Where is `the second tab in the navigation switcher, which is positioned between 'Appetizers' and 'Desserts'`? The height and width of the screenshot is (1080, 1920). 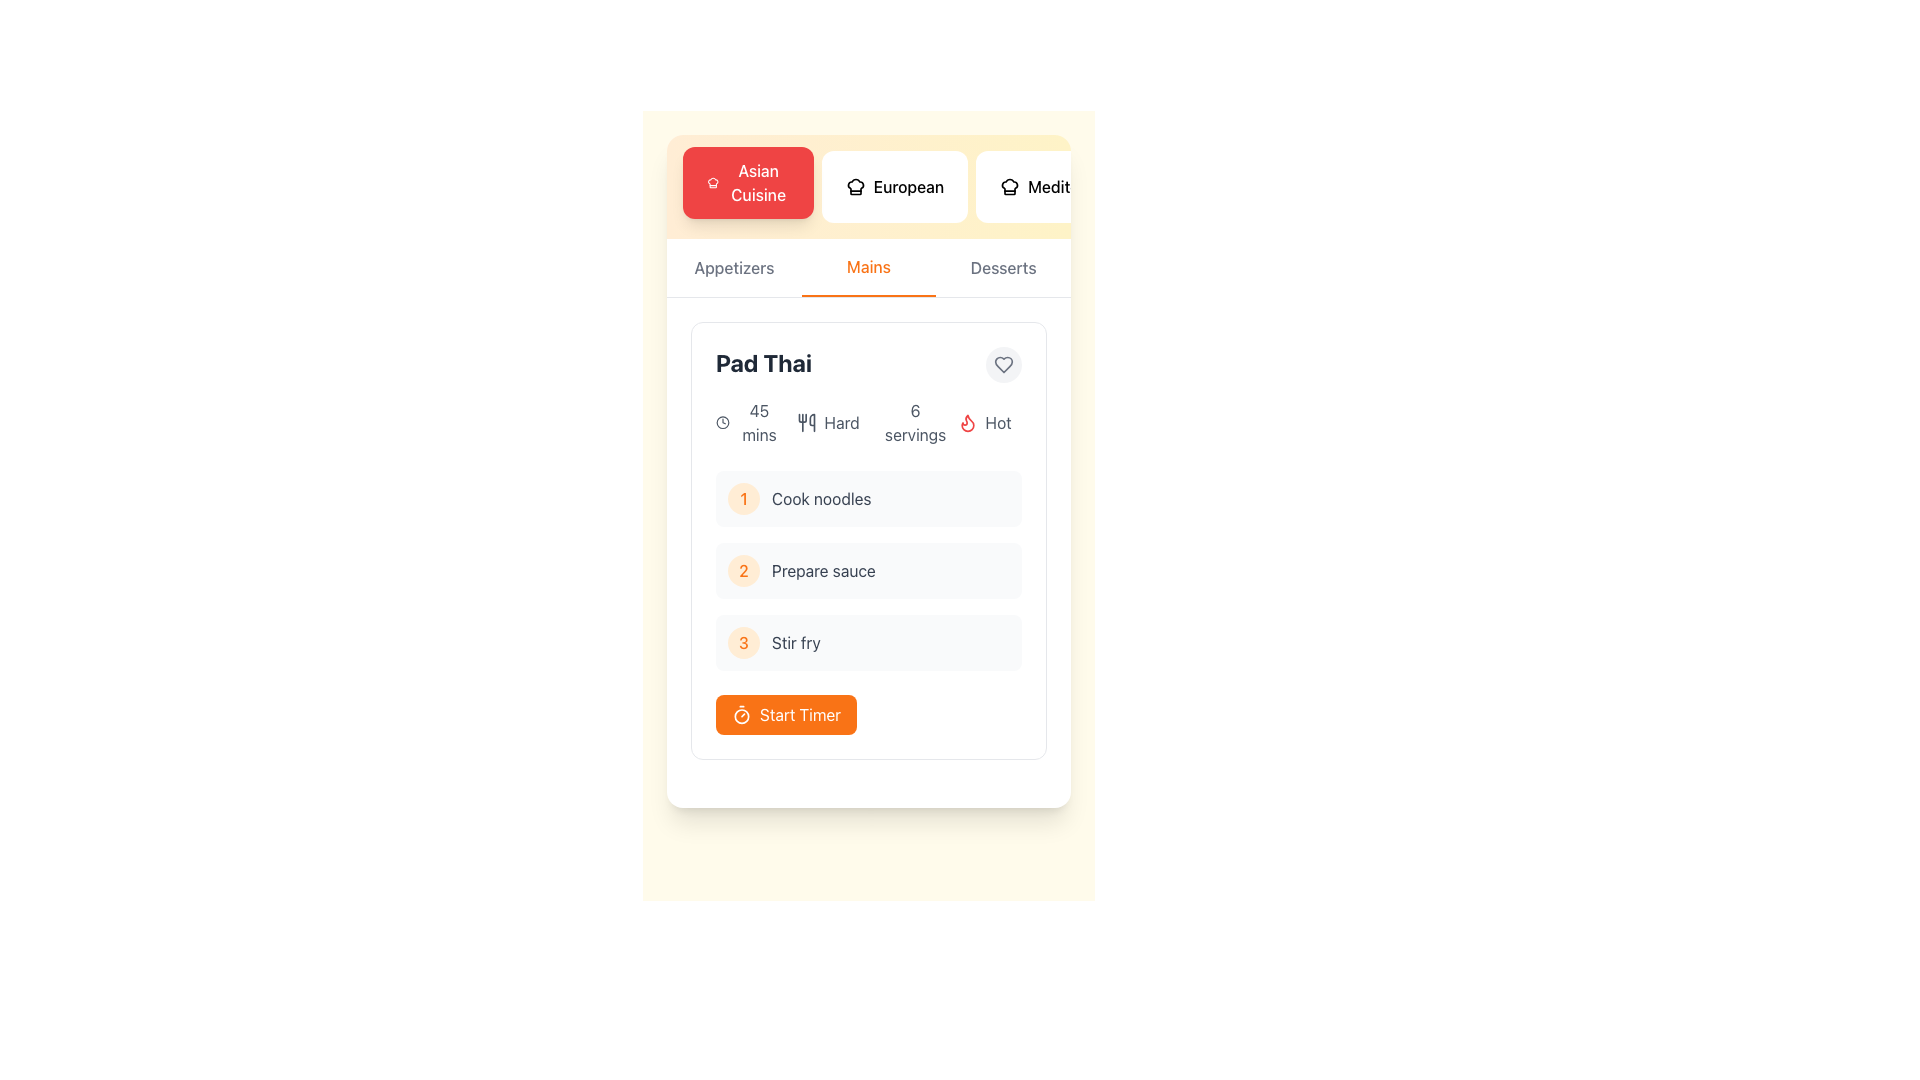 the second tab in the navigation switcher, which is positioned between 'Appetizers' and 'Desserts' is located at coordinates (868, 267).